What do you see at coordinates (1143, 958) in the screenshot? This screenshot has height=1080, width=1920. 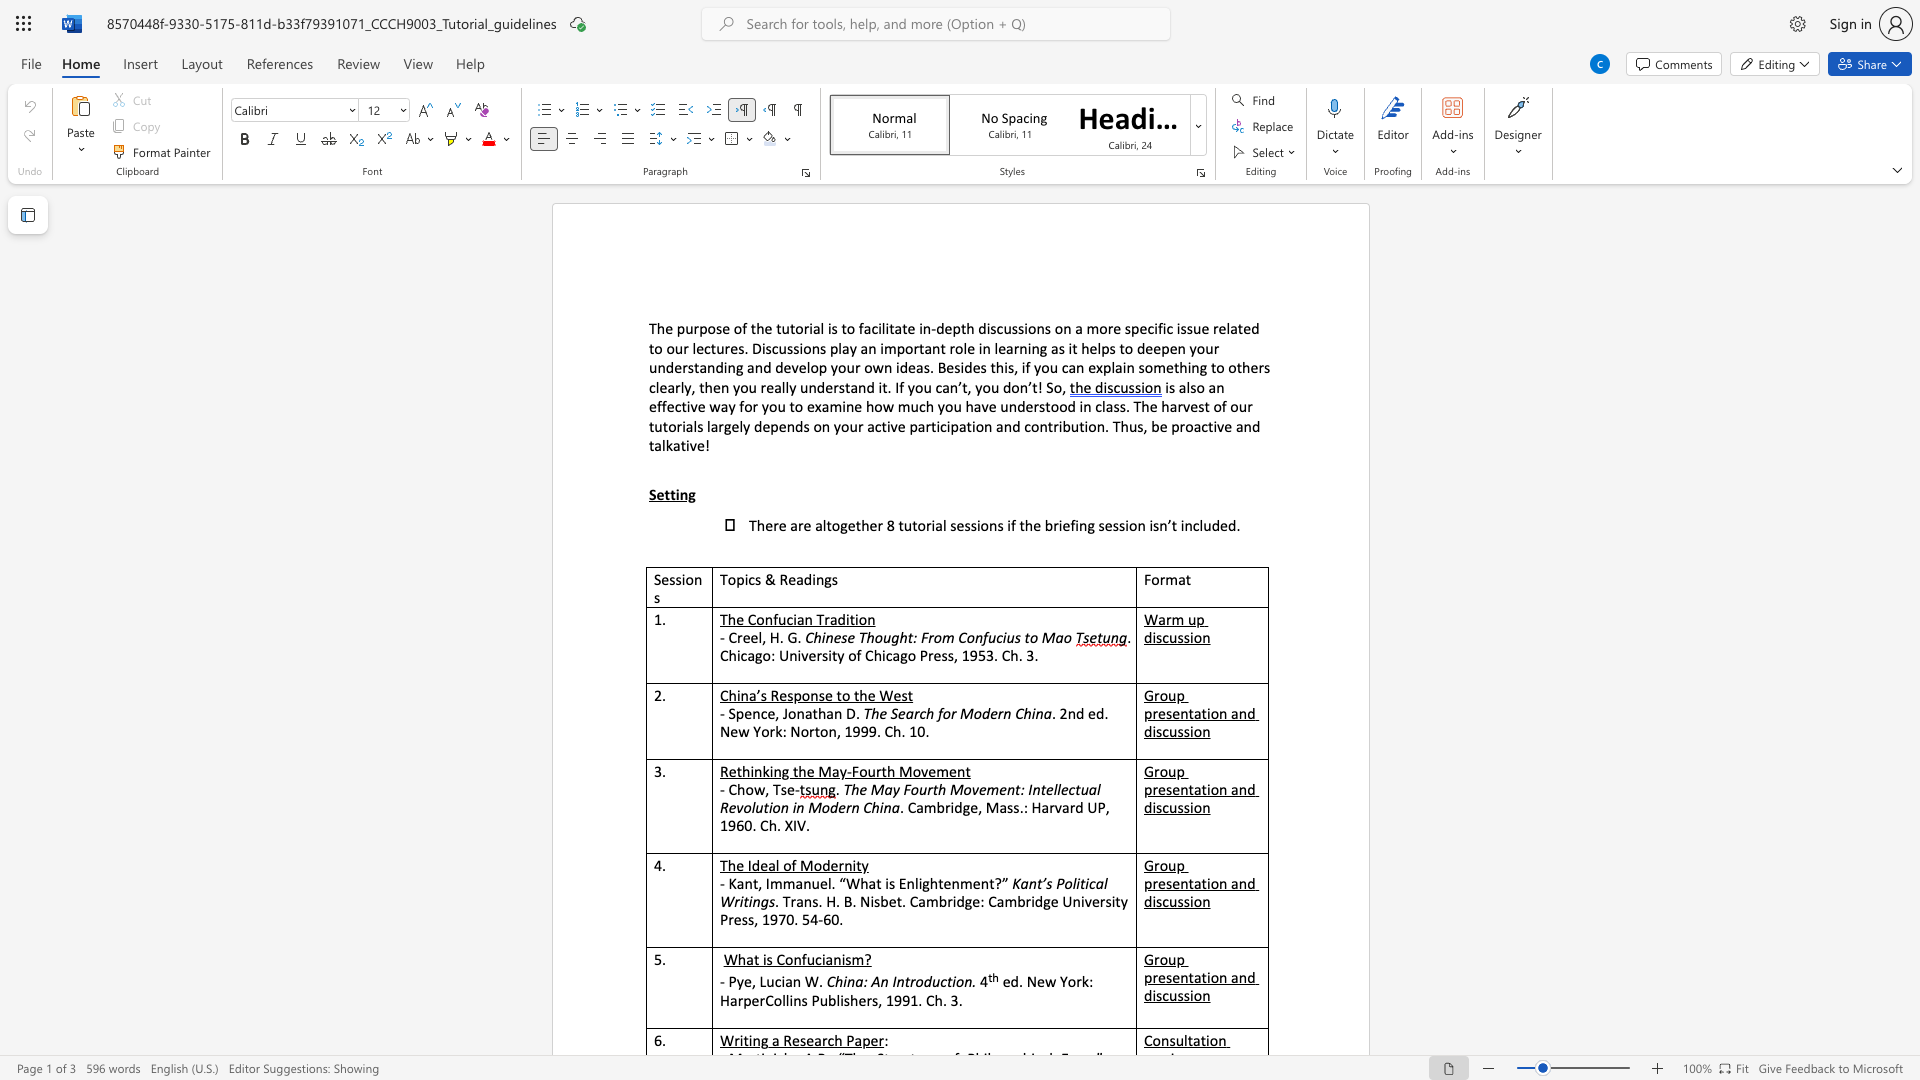 I see `the subset text "Grou" within the text "Group presentation and discussion"` at bounding box center [1143, 958].